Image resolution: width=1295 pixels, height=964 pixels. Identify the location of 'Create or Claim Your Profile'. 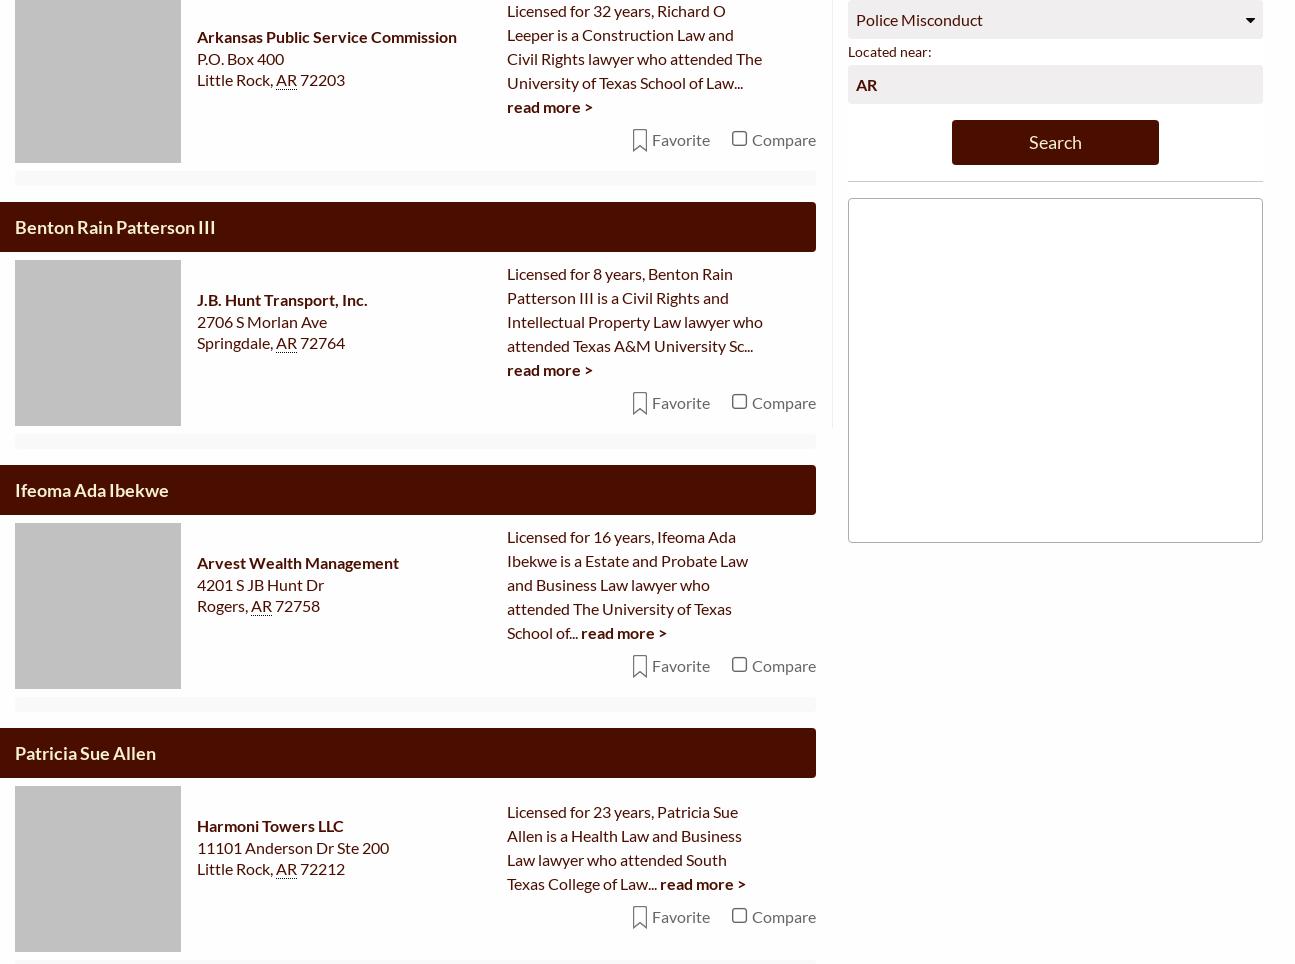
(368, 741).